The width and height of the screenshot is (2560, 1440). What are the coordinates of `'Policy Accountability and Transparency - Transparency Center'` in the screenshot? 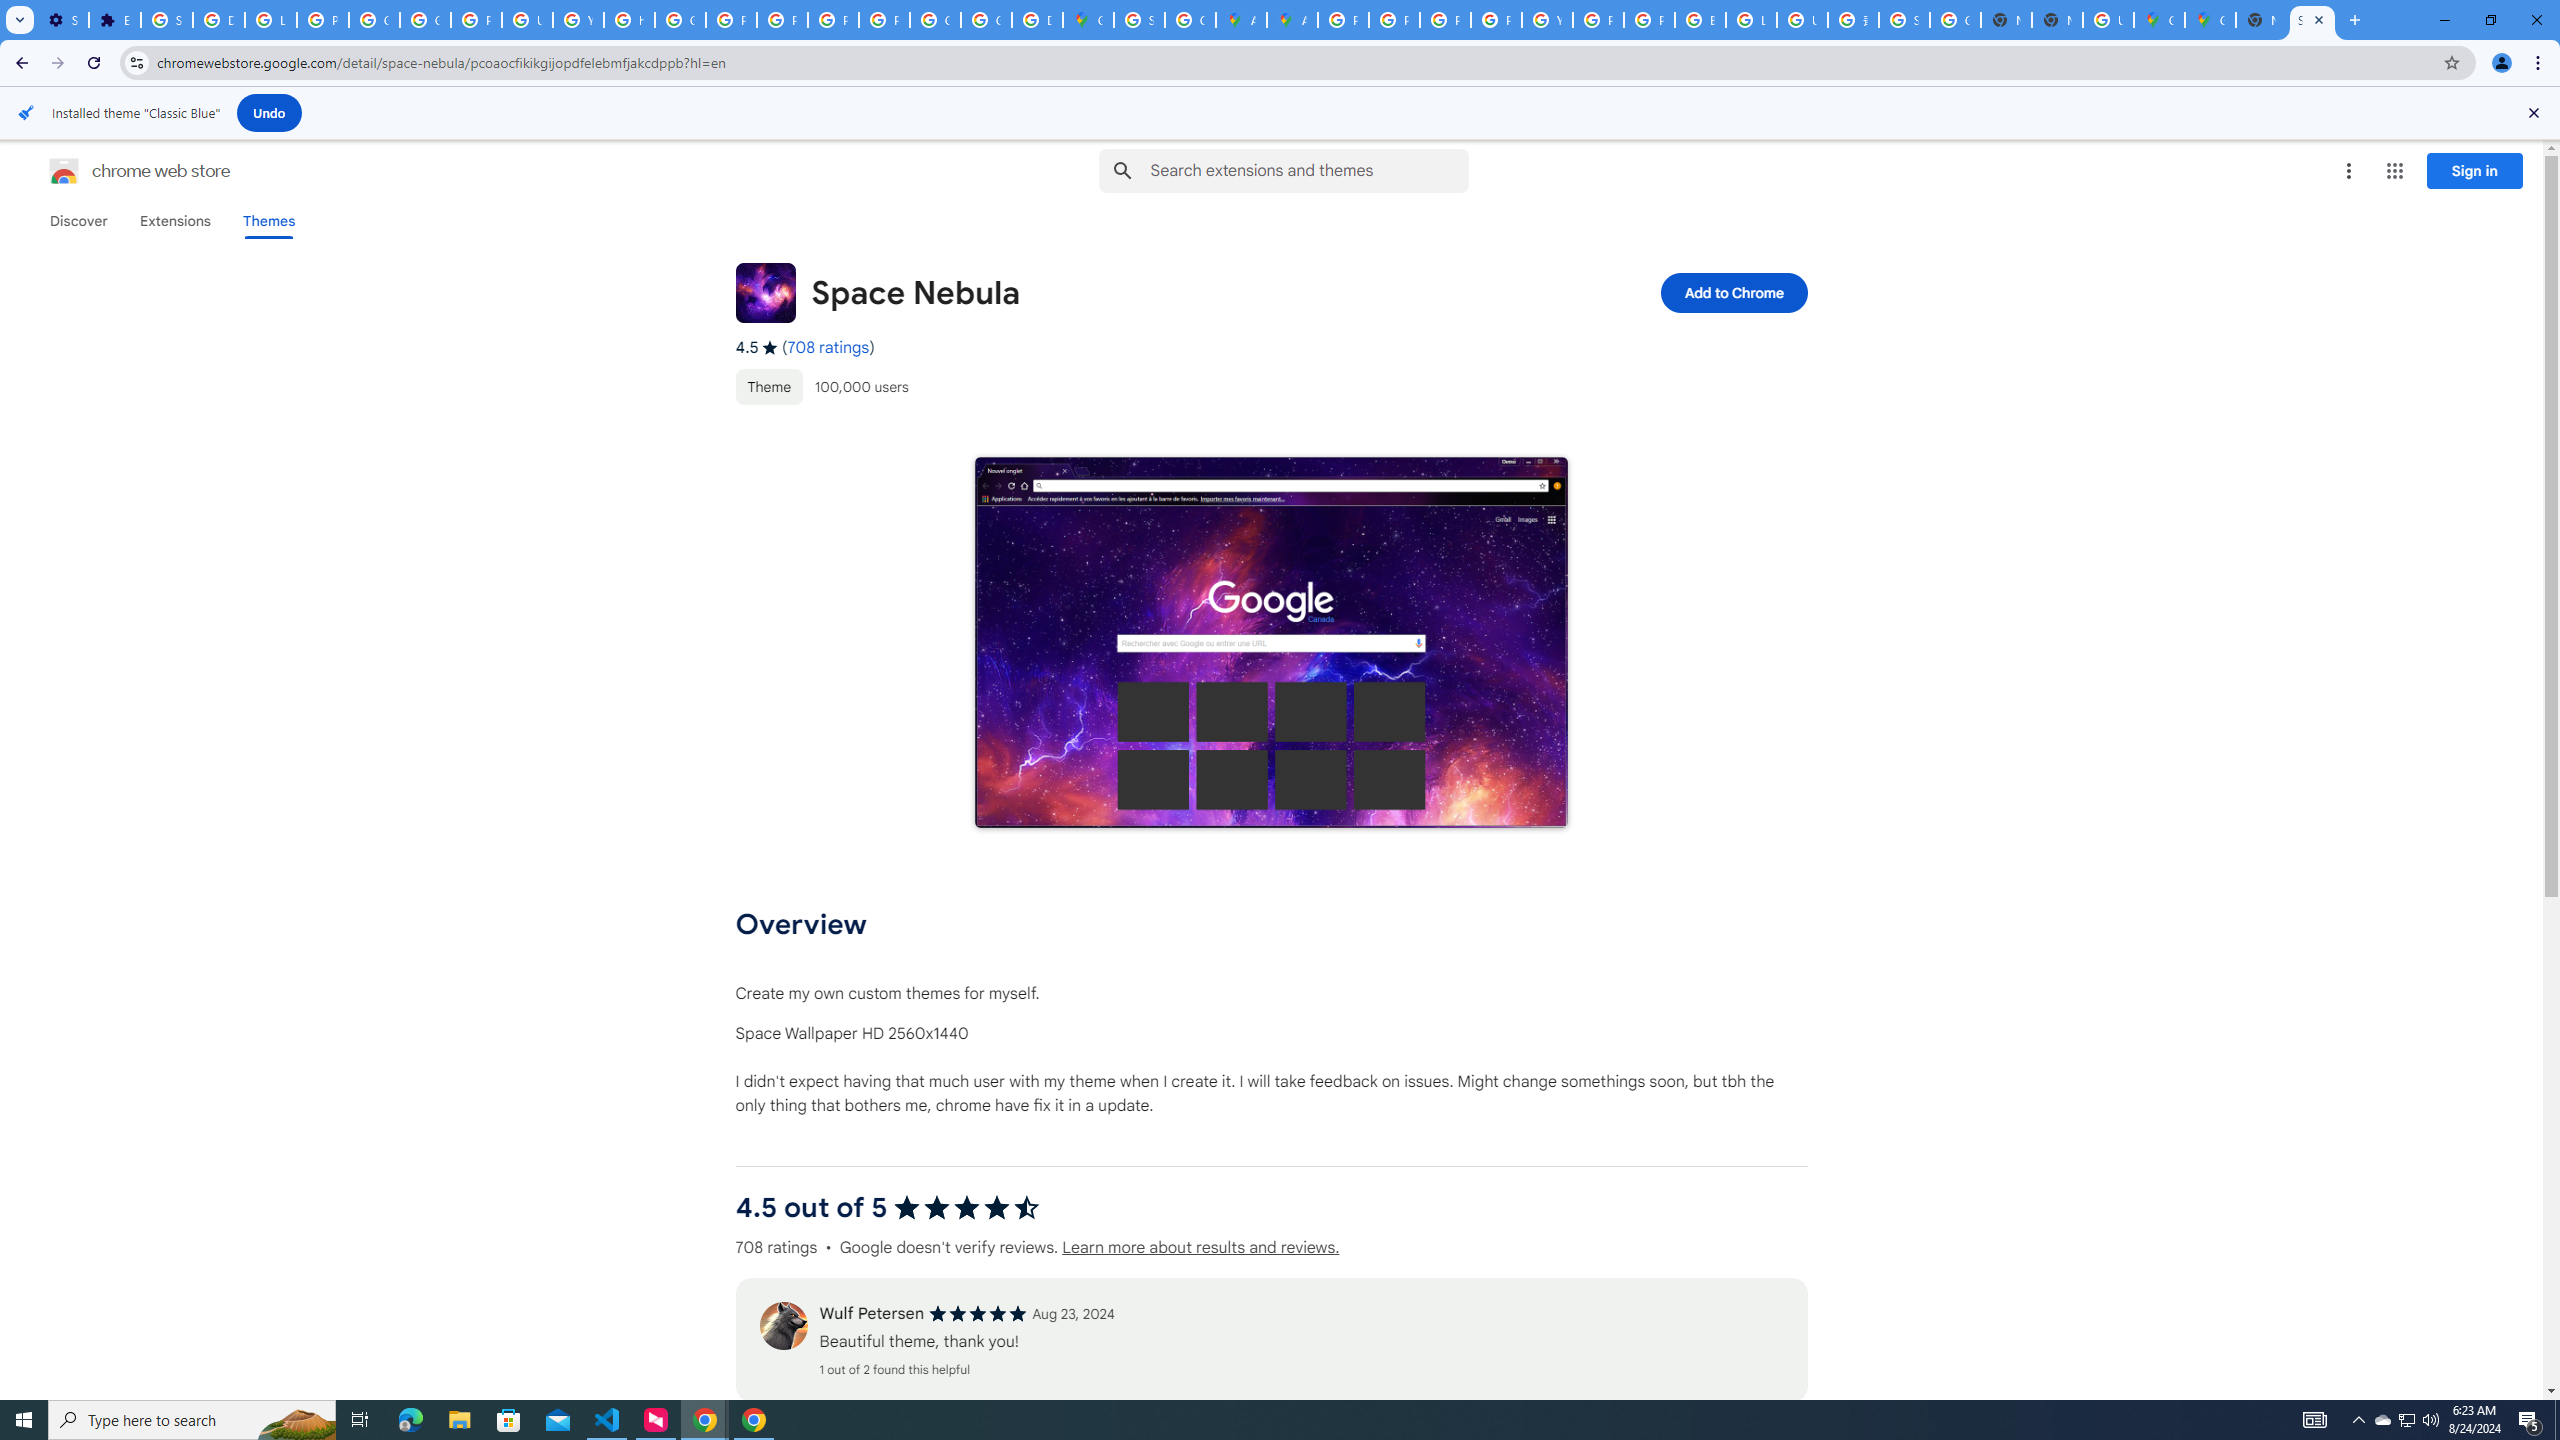 It's located at (1341, 19).